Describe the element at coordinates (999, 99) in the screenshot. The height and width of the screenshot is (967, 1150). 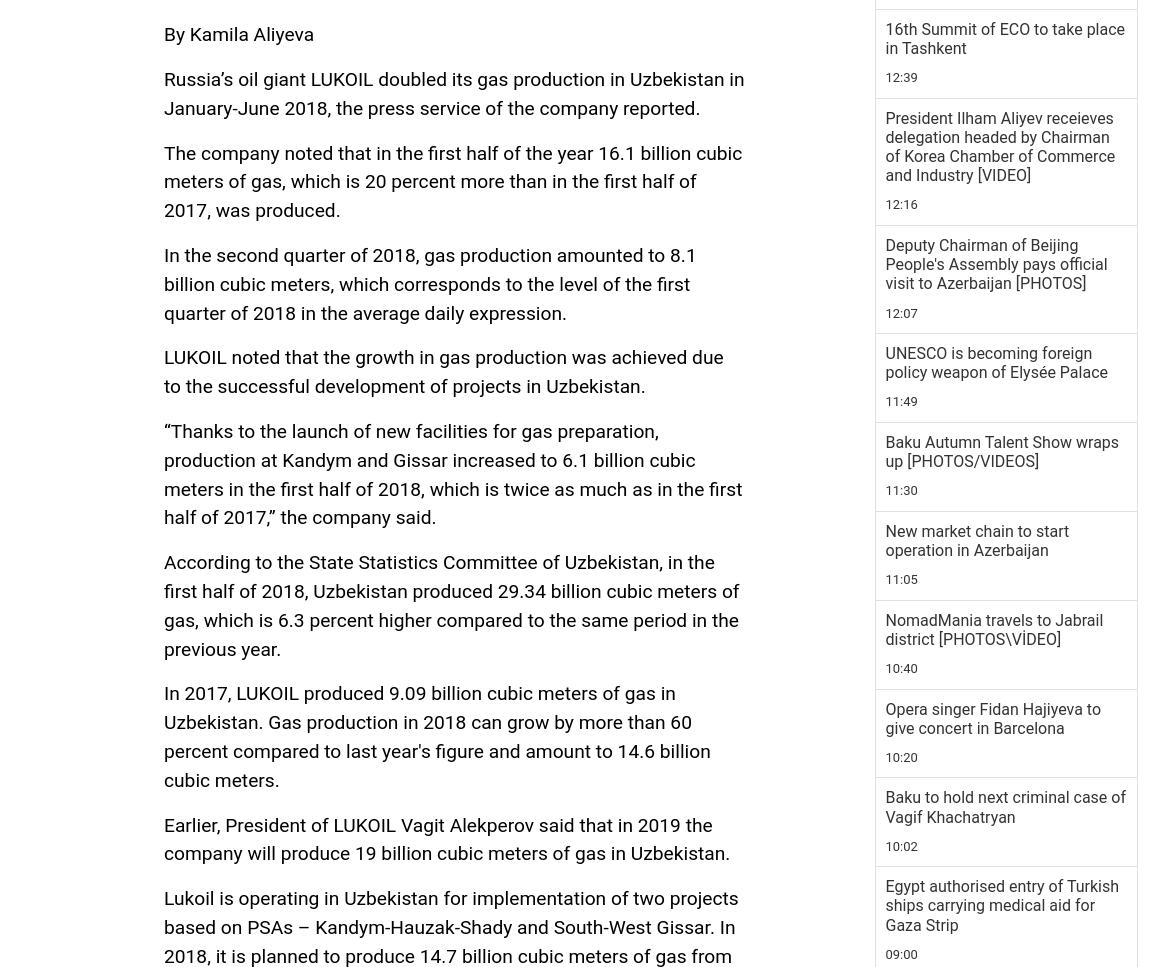
I see `'Azerbaijani FM leaves on official visit to Romania'` at that location.